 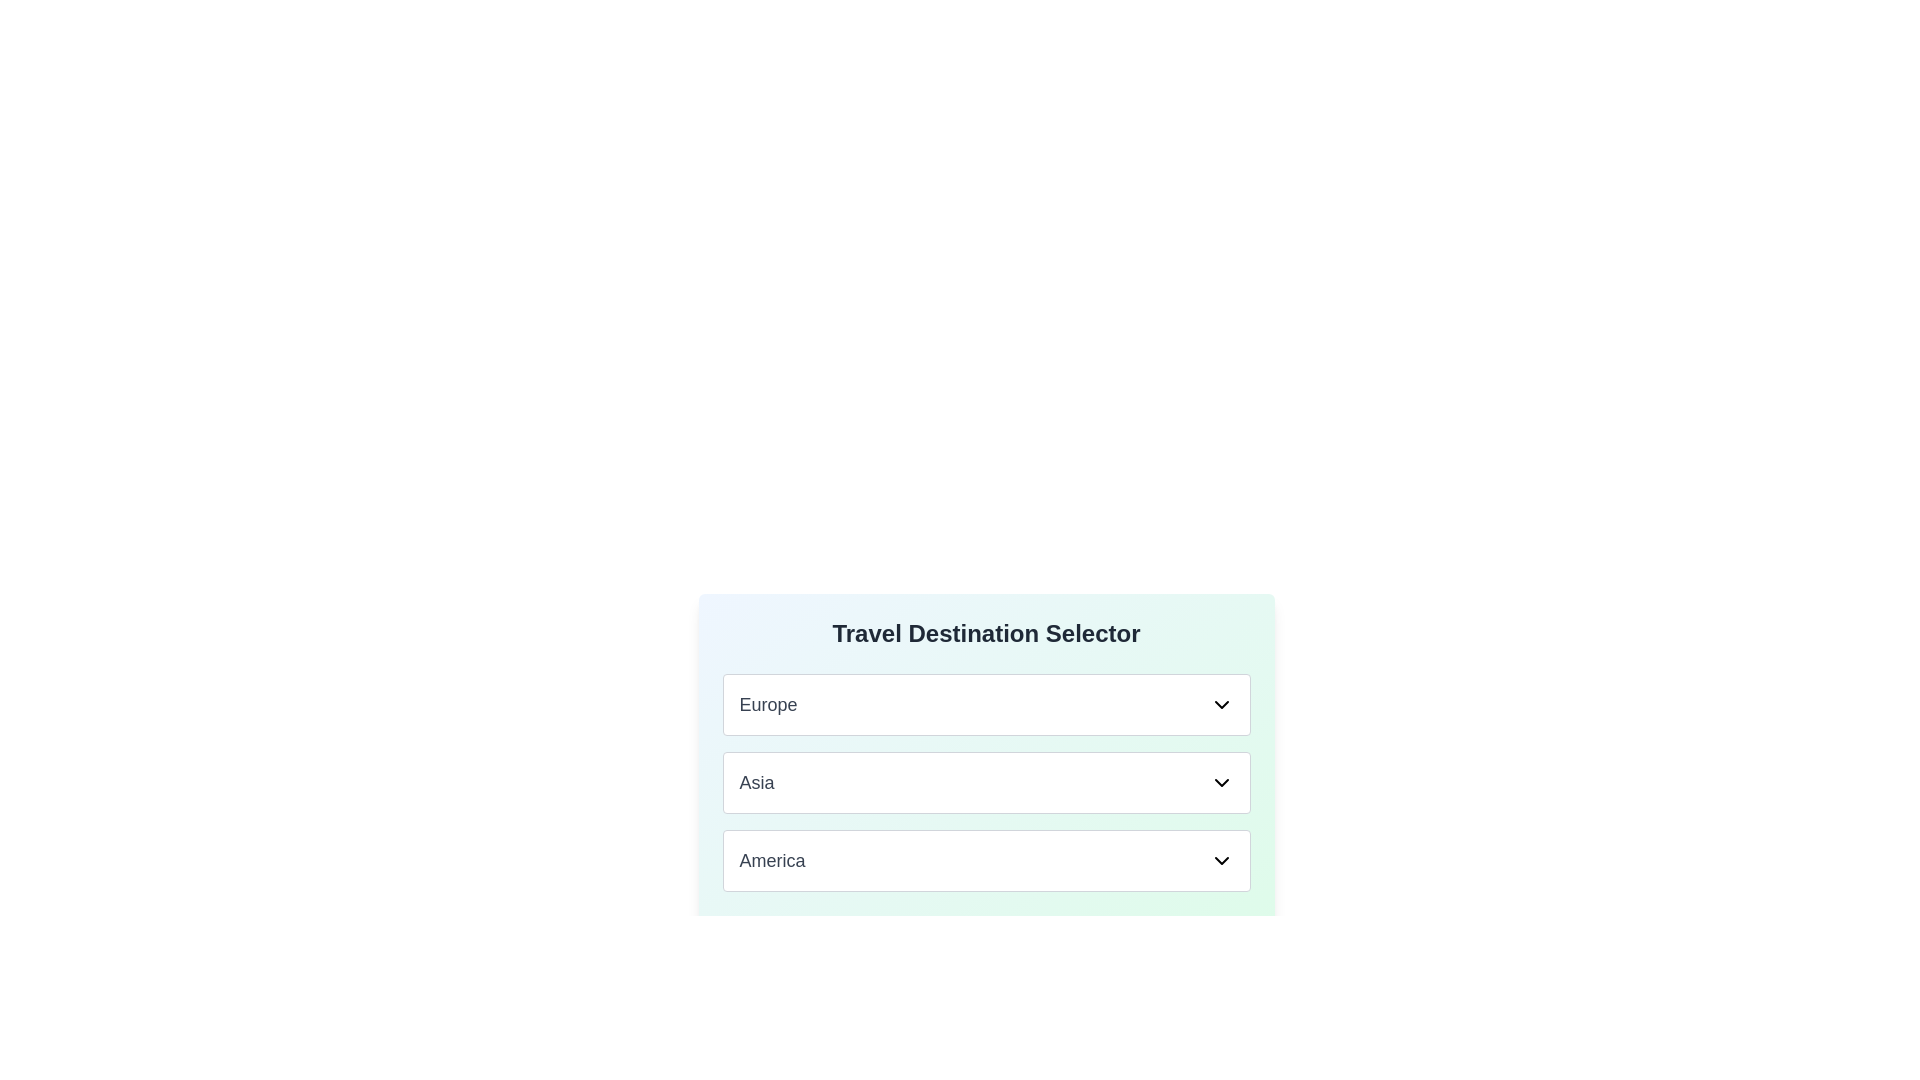 I want to click on the dropdown selector for 'America' located at the bottom of the vertically arranged list of options, so click(x=986, y=859).